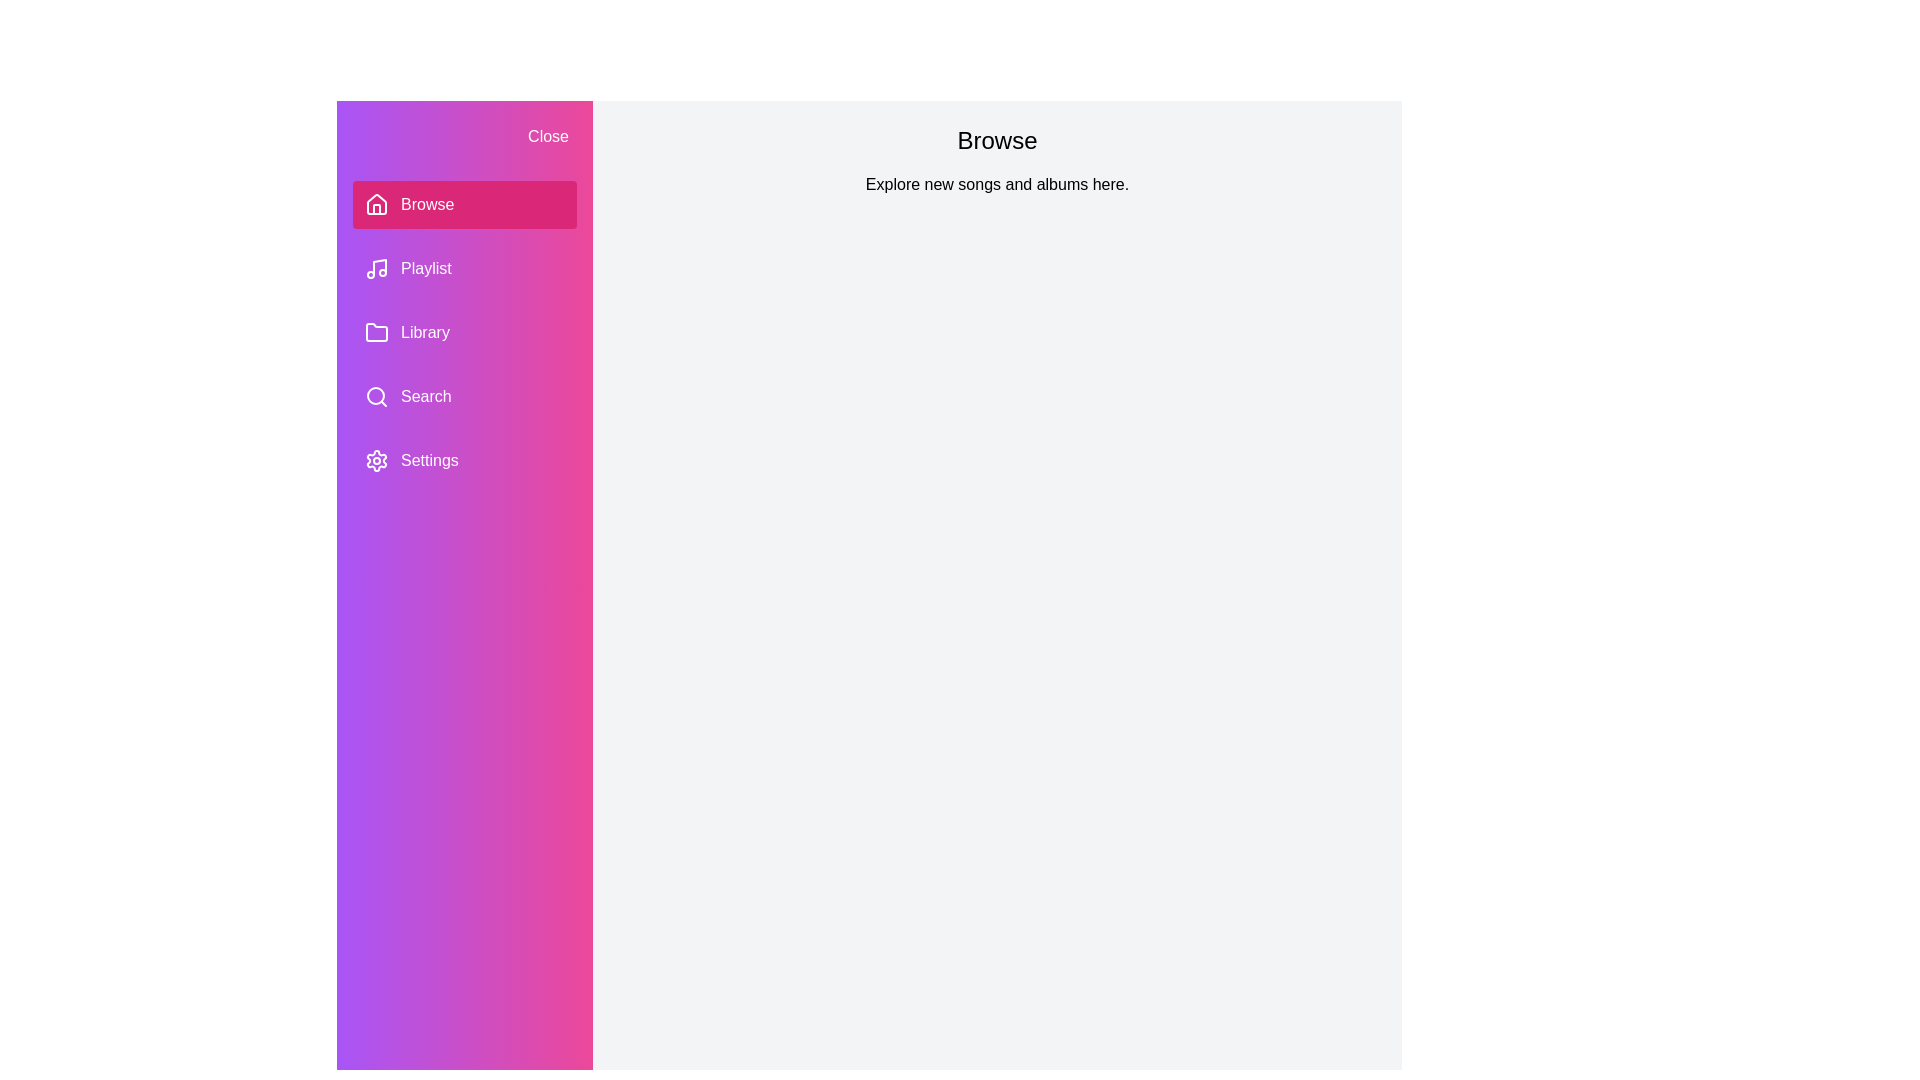 Image resolution: width=1920 pixels, height=1080 pixels. Describe the element at coordinates (464, 461) in the screenshot. I see `the section Settings in the PlaylistDrawer` at that location.